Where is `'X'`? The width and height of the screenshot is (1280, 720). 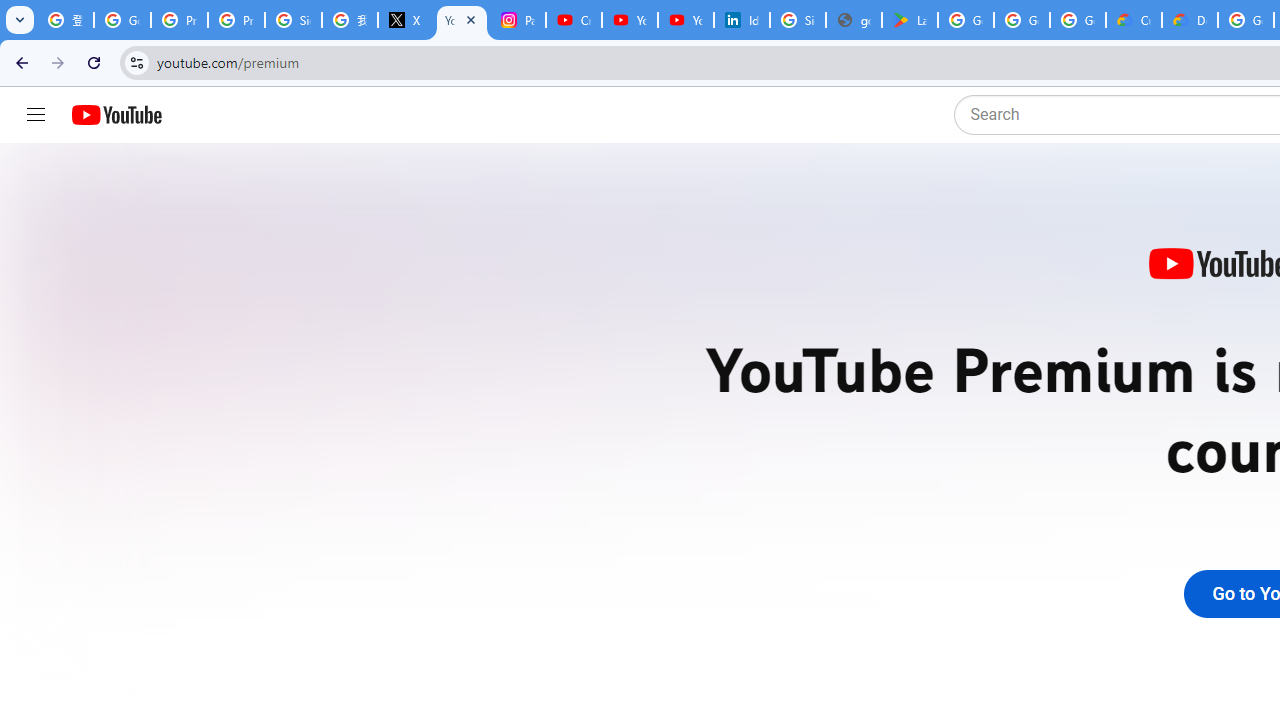 'X' is located at coordinates (404, 20).